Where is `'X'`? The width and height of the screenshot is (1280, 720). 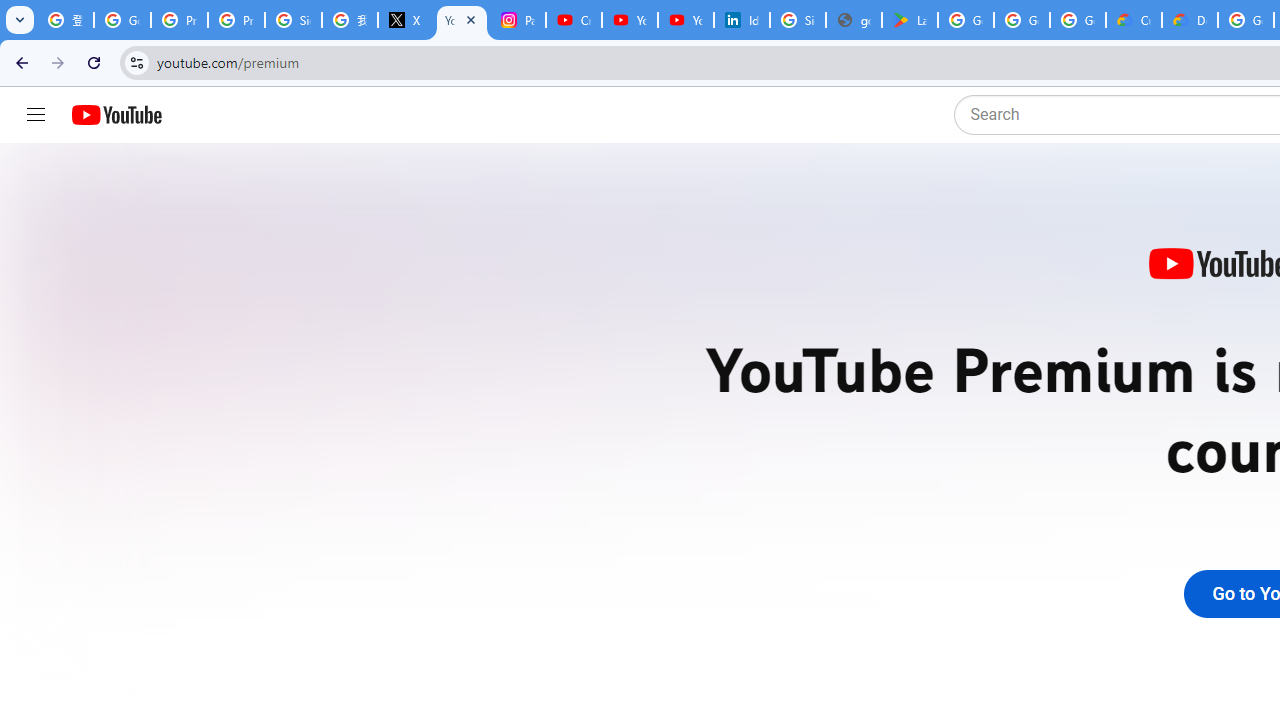 'X' is located at coordinates (404, 20).